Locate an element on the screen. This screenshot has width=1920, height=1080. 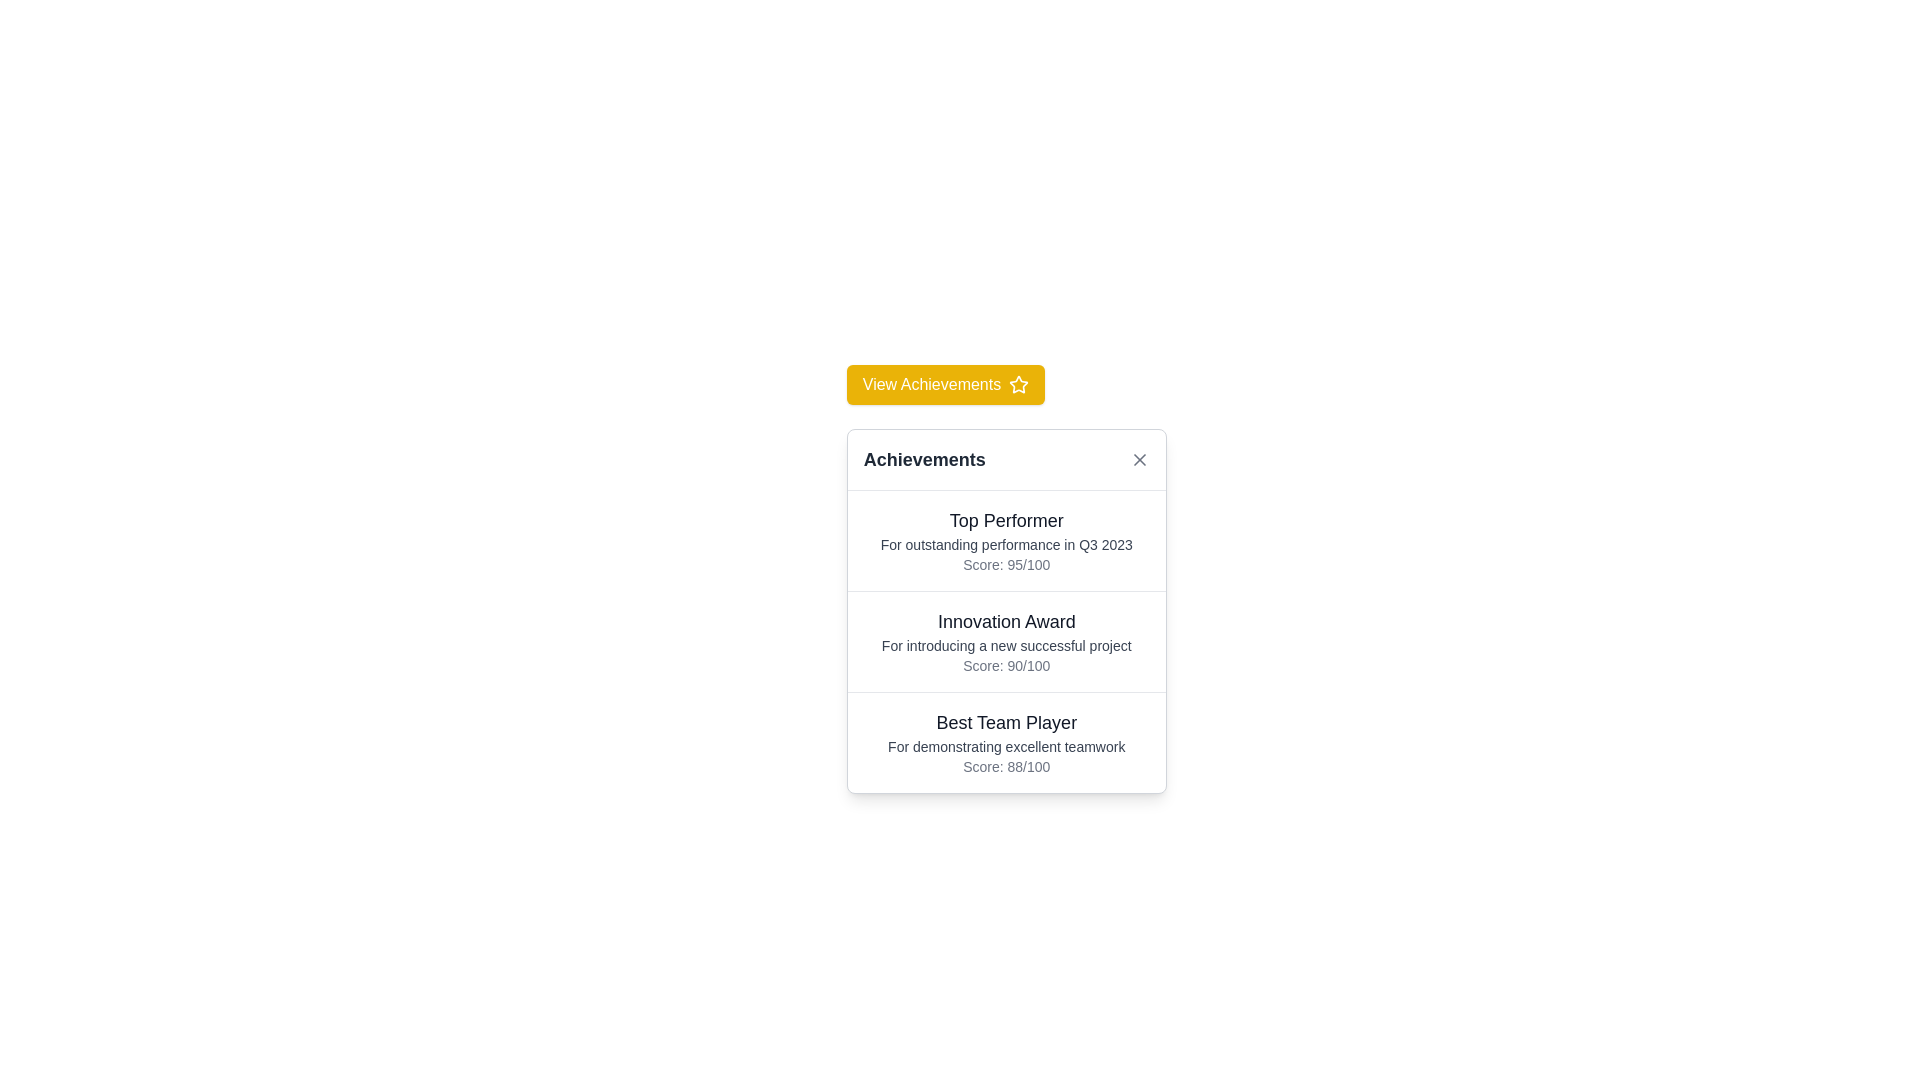
the text label that reads 'For outstanding performance in Q3 2023', which is styled in smaller, gray font and is positioned below the title 'Top Performer' and above the score 'Score: 95/100' is located at coordinates (1006, 544).